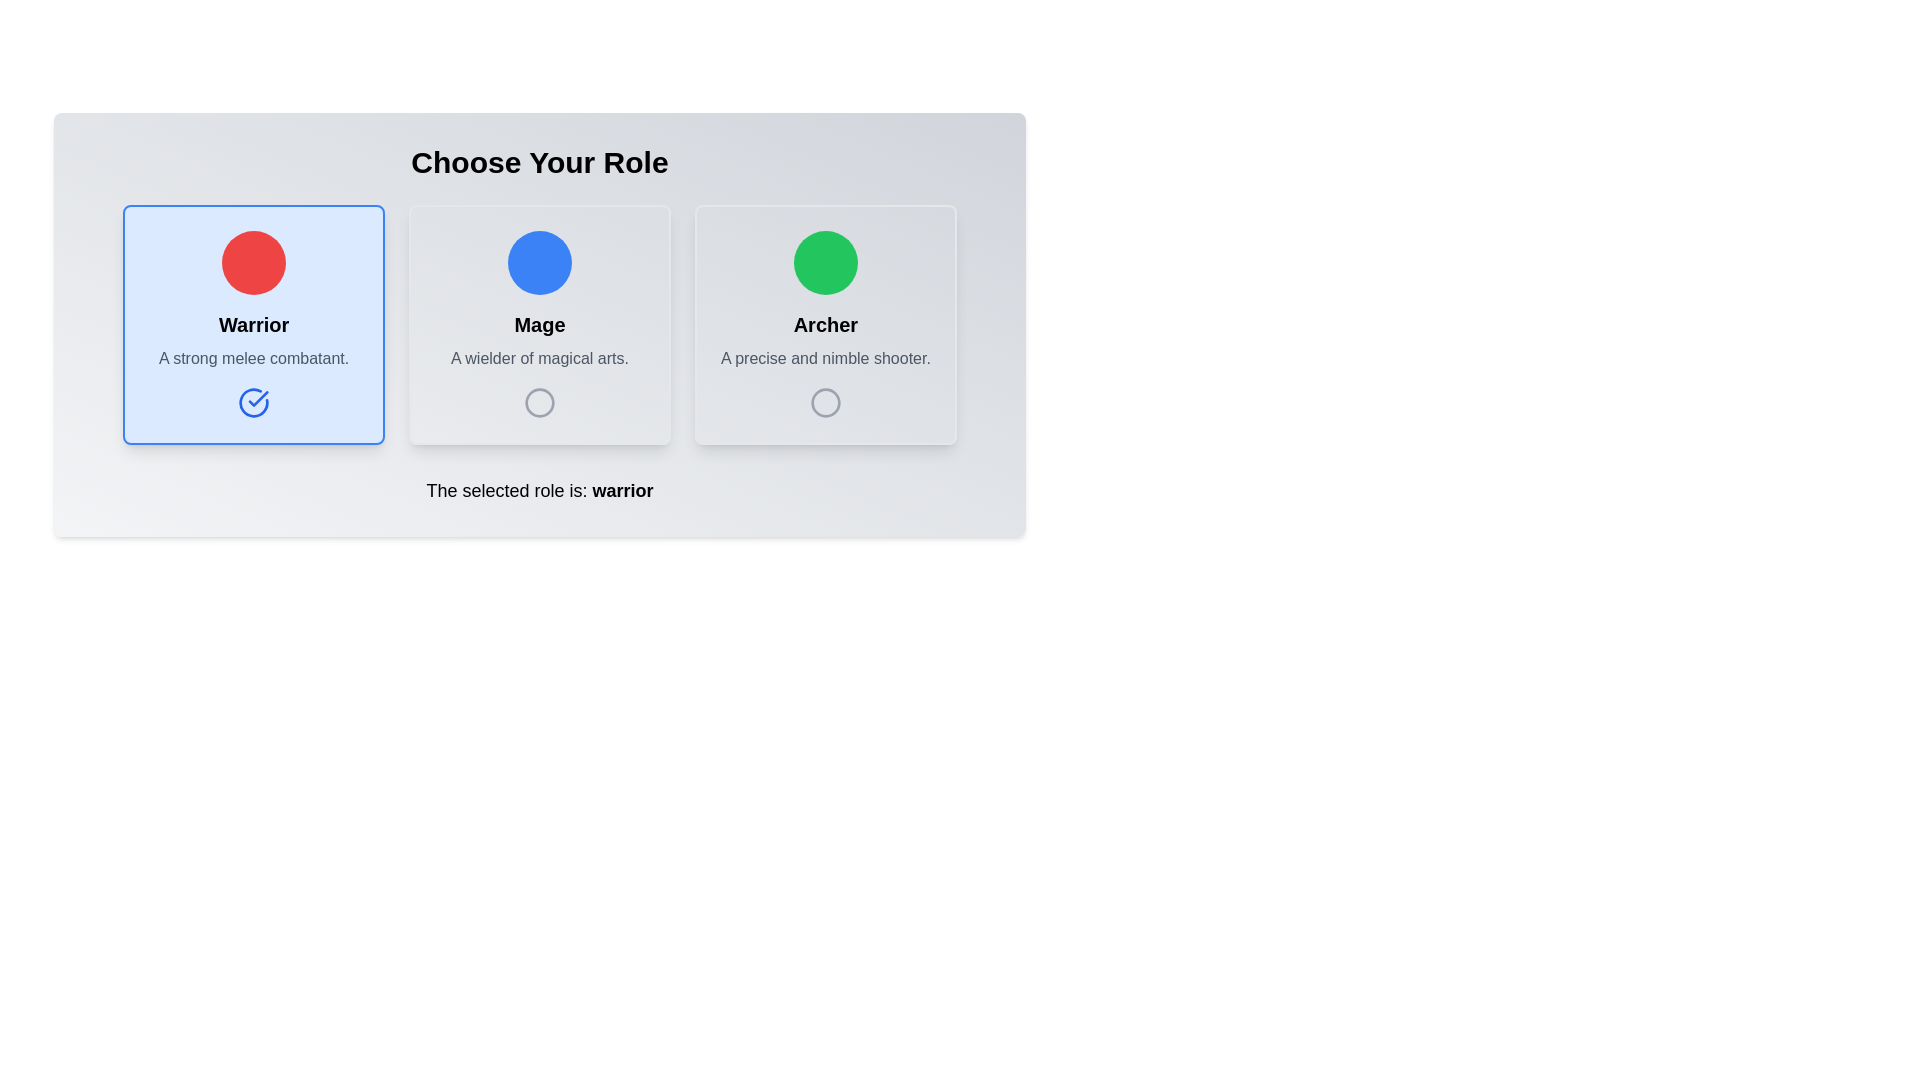  I want to click on the radio button for the 'Mage' role, so click(539, 402).